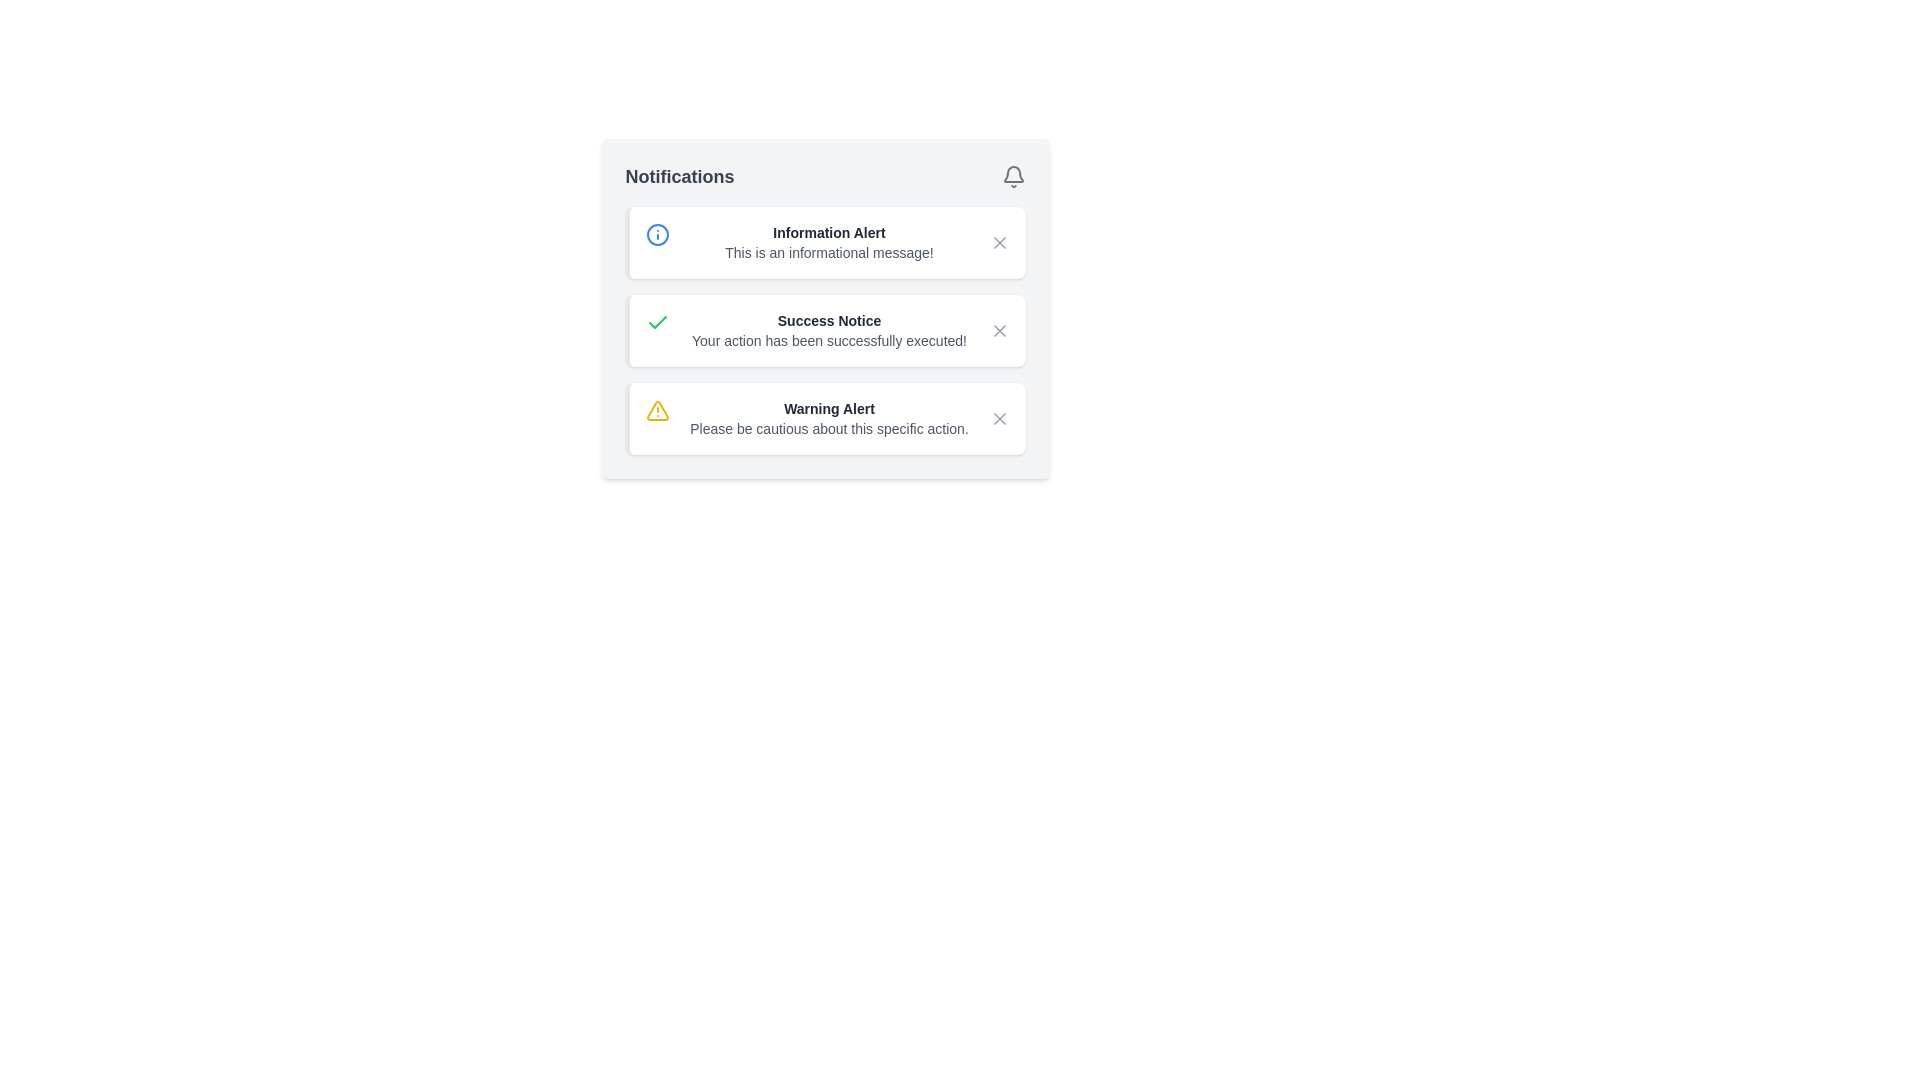 The height and width of the screenshot is (1080, 1920). Describe the element at coordinates (999, 418) in the screenshot. I see `the close button (icon-based) located to the right of the 'Warning Alert' notification` at that location.